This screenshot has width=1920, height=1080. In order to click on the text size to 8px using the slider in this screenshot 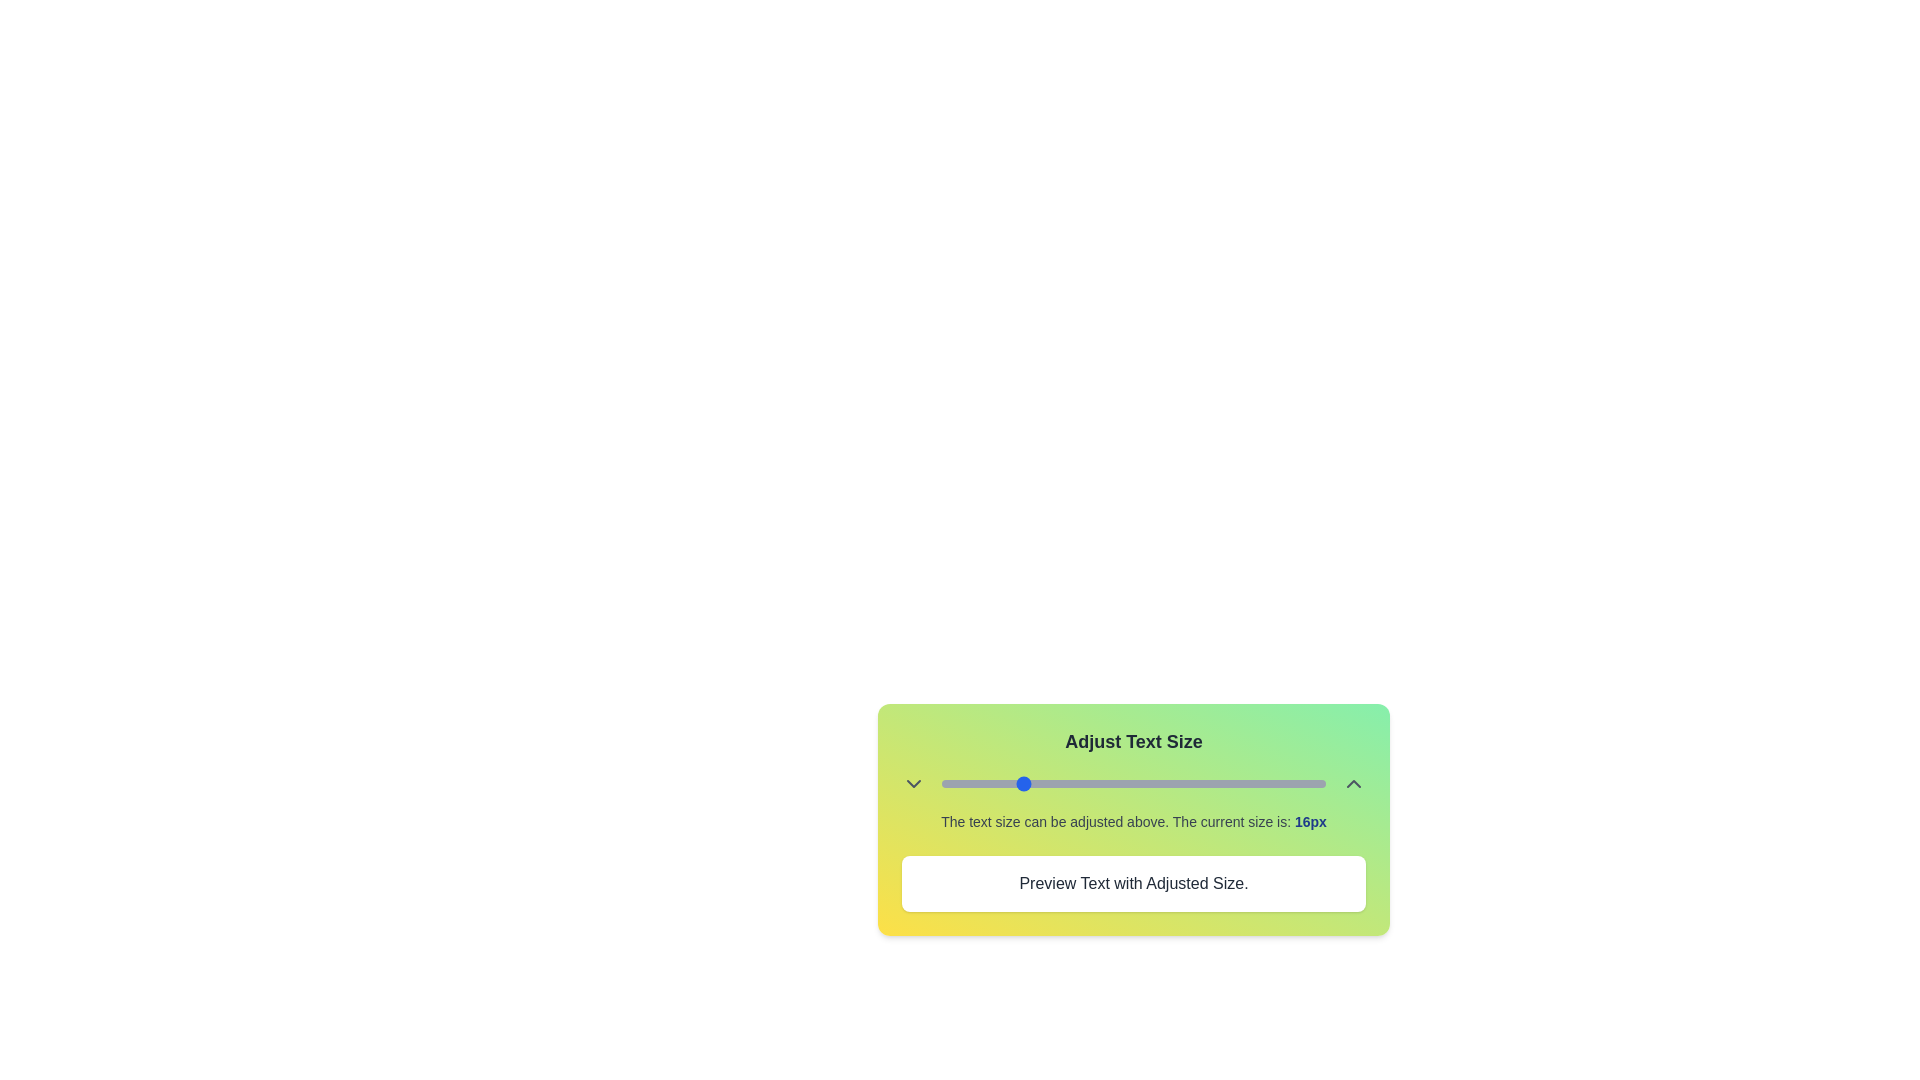, I will do `click(940, 782)`.